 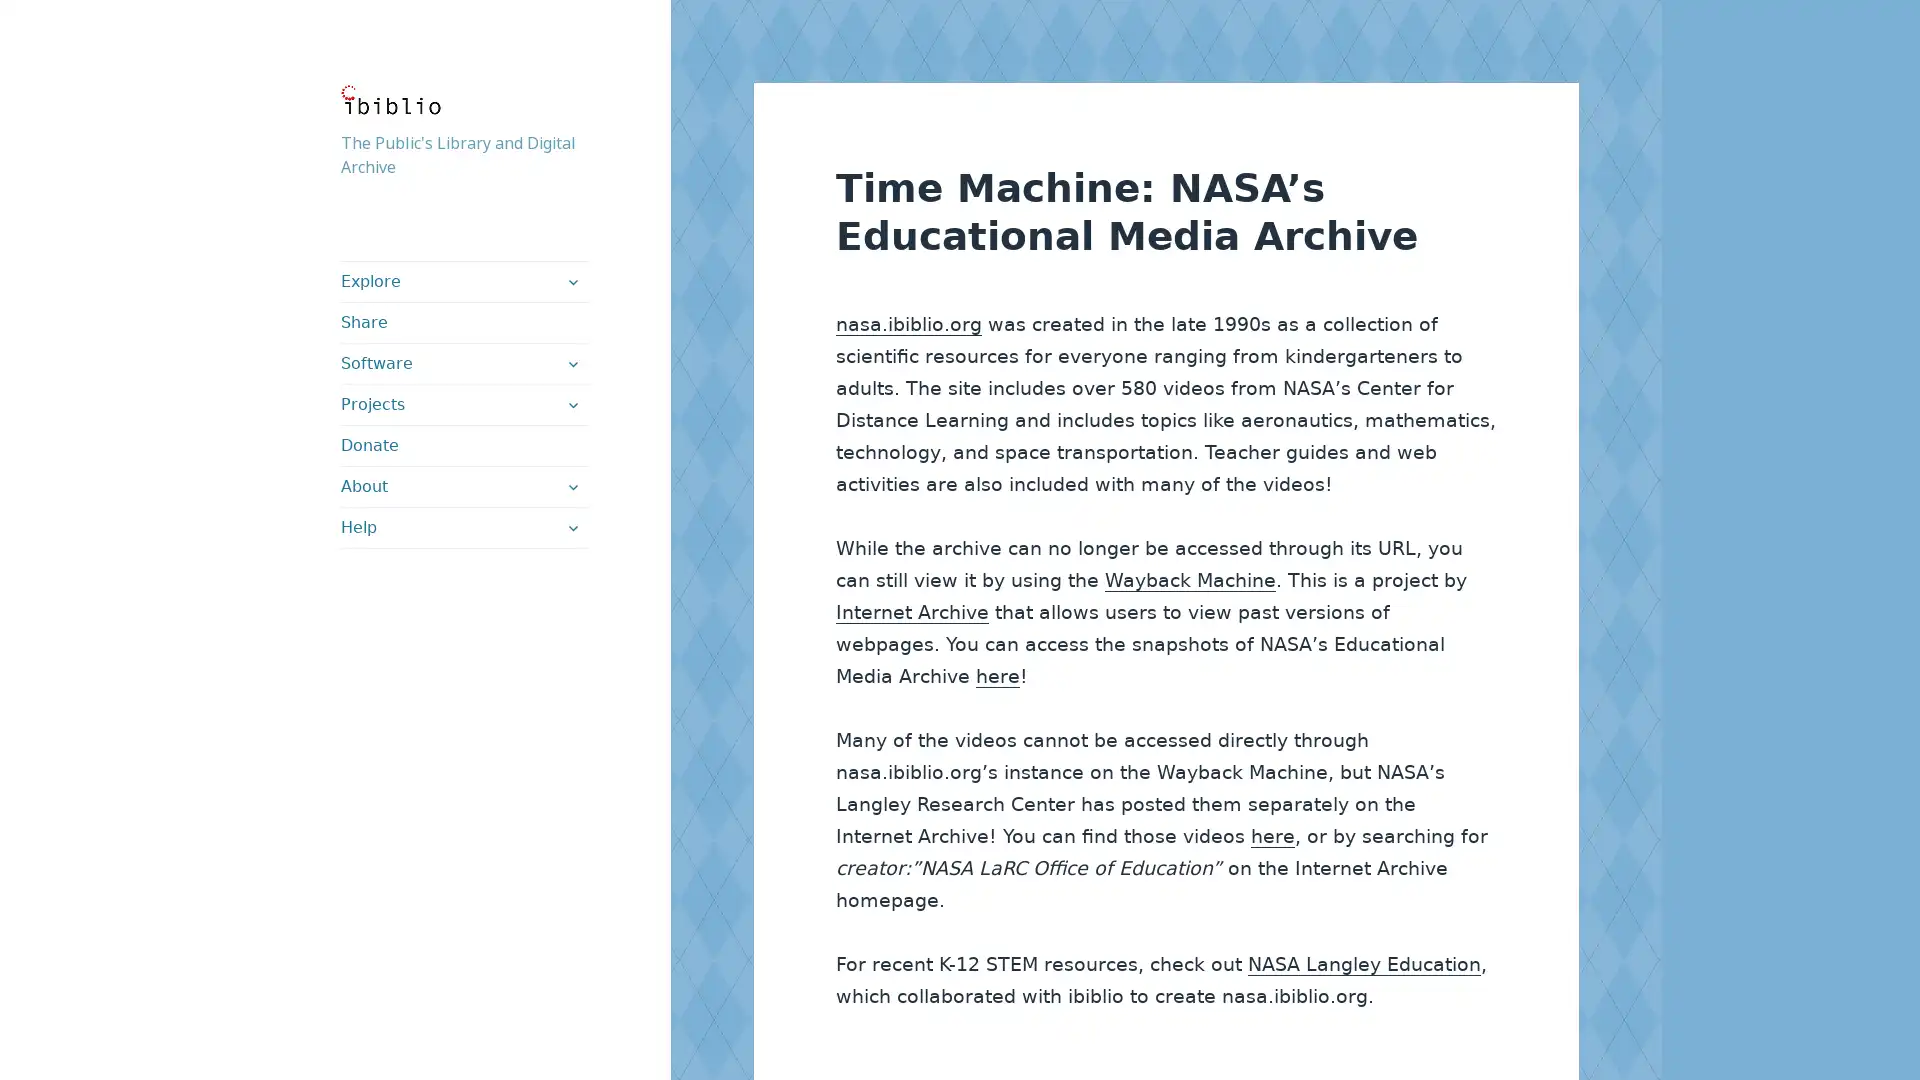 I want to click on expand child menu, so click(x=570, y=405).